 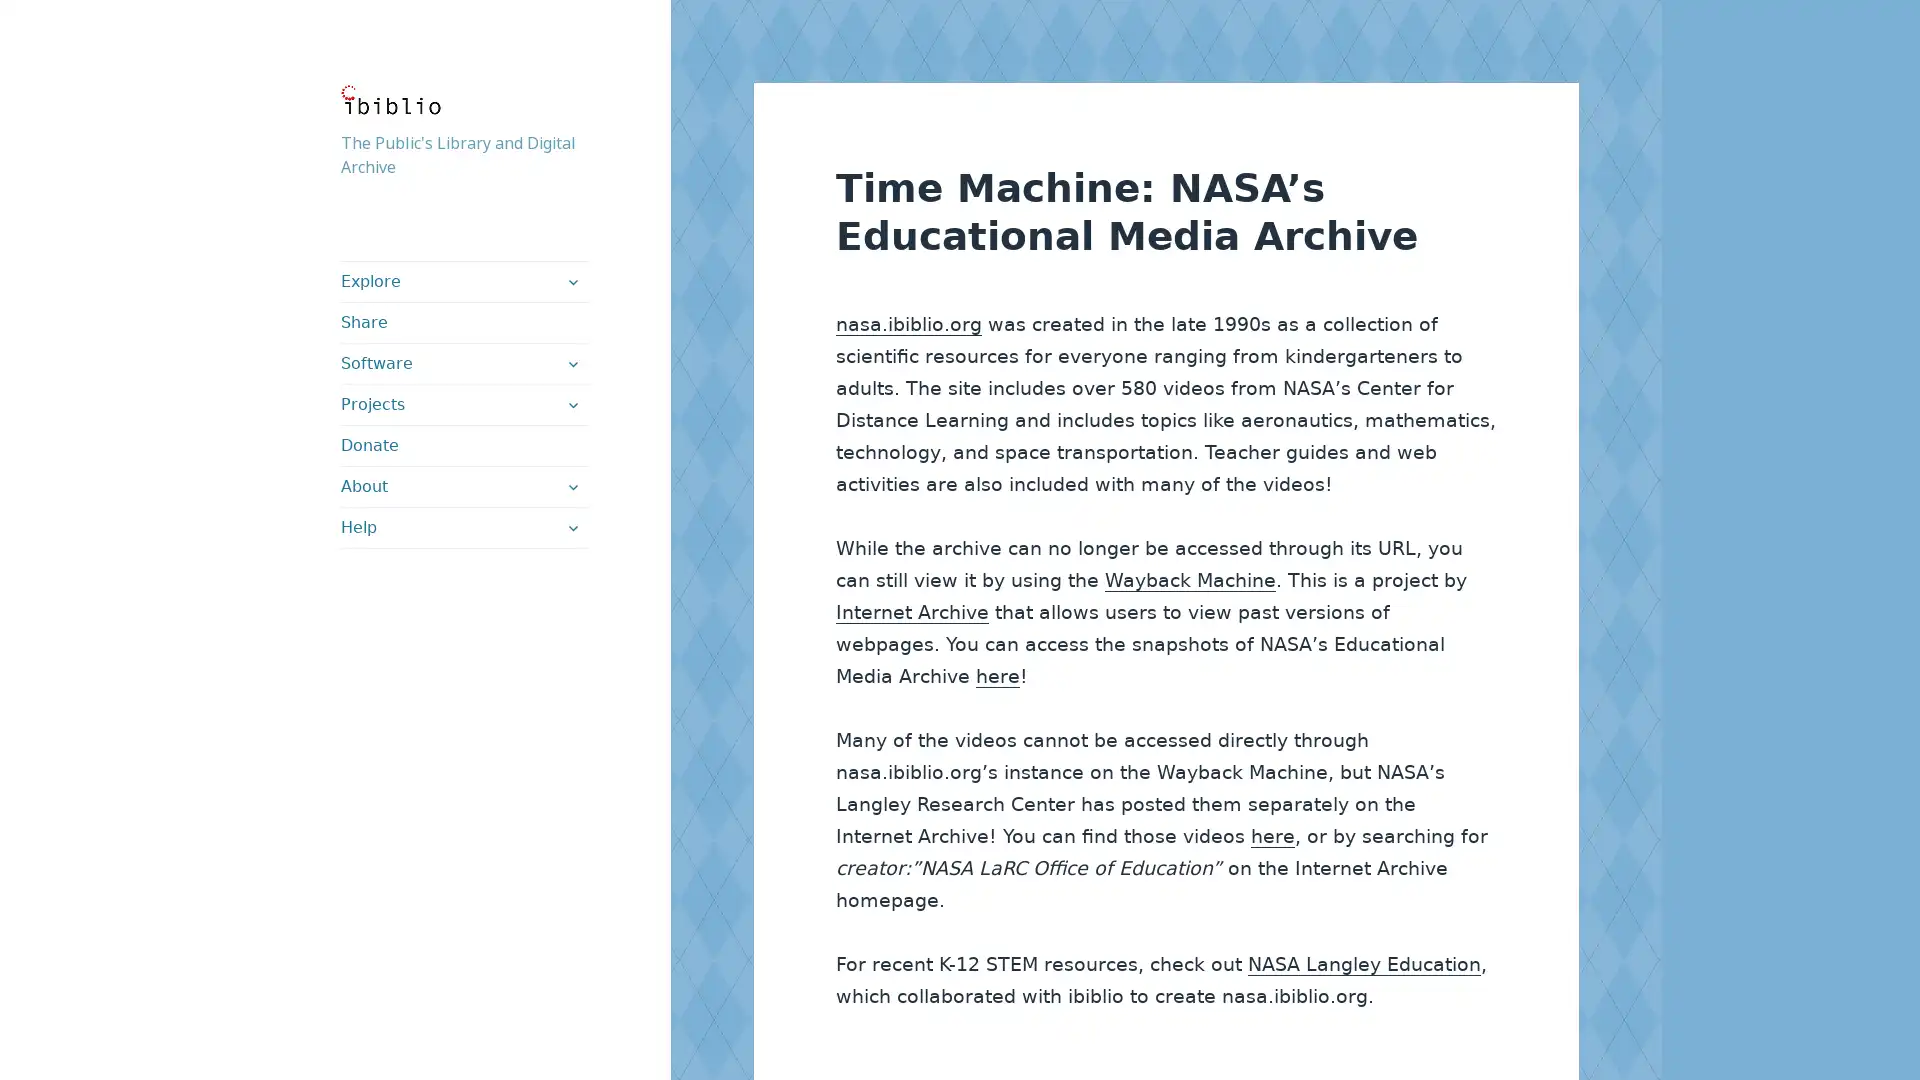 I want to click on expand child menu, so click(x=570, y=405).